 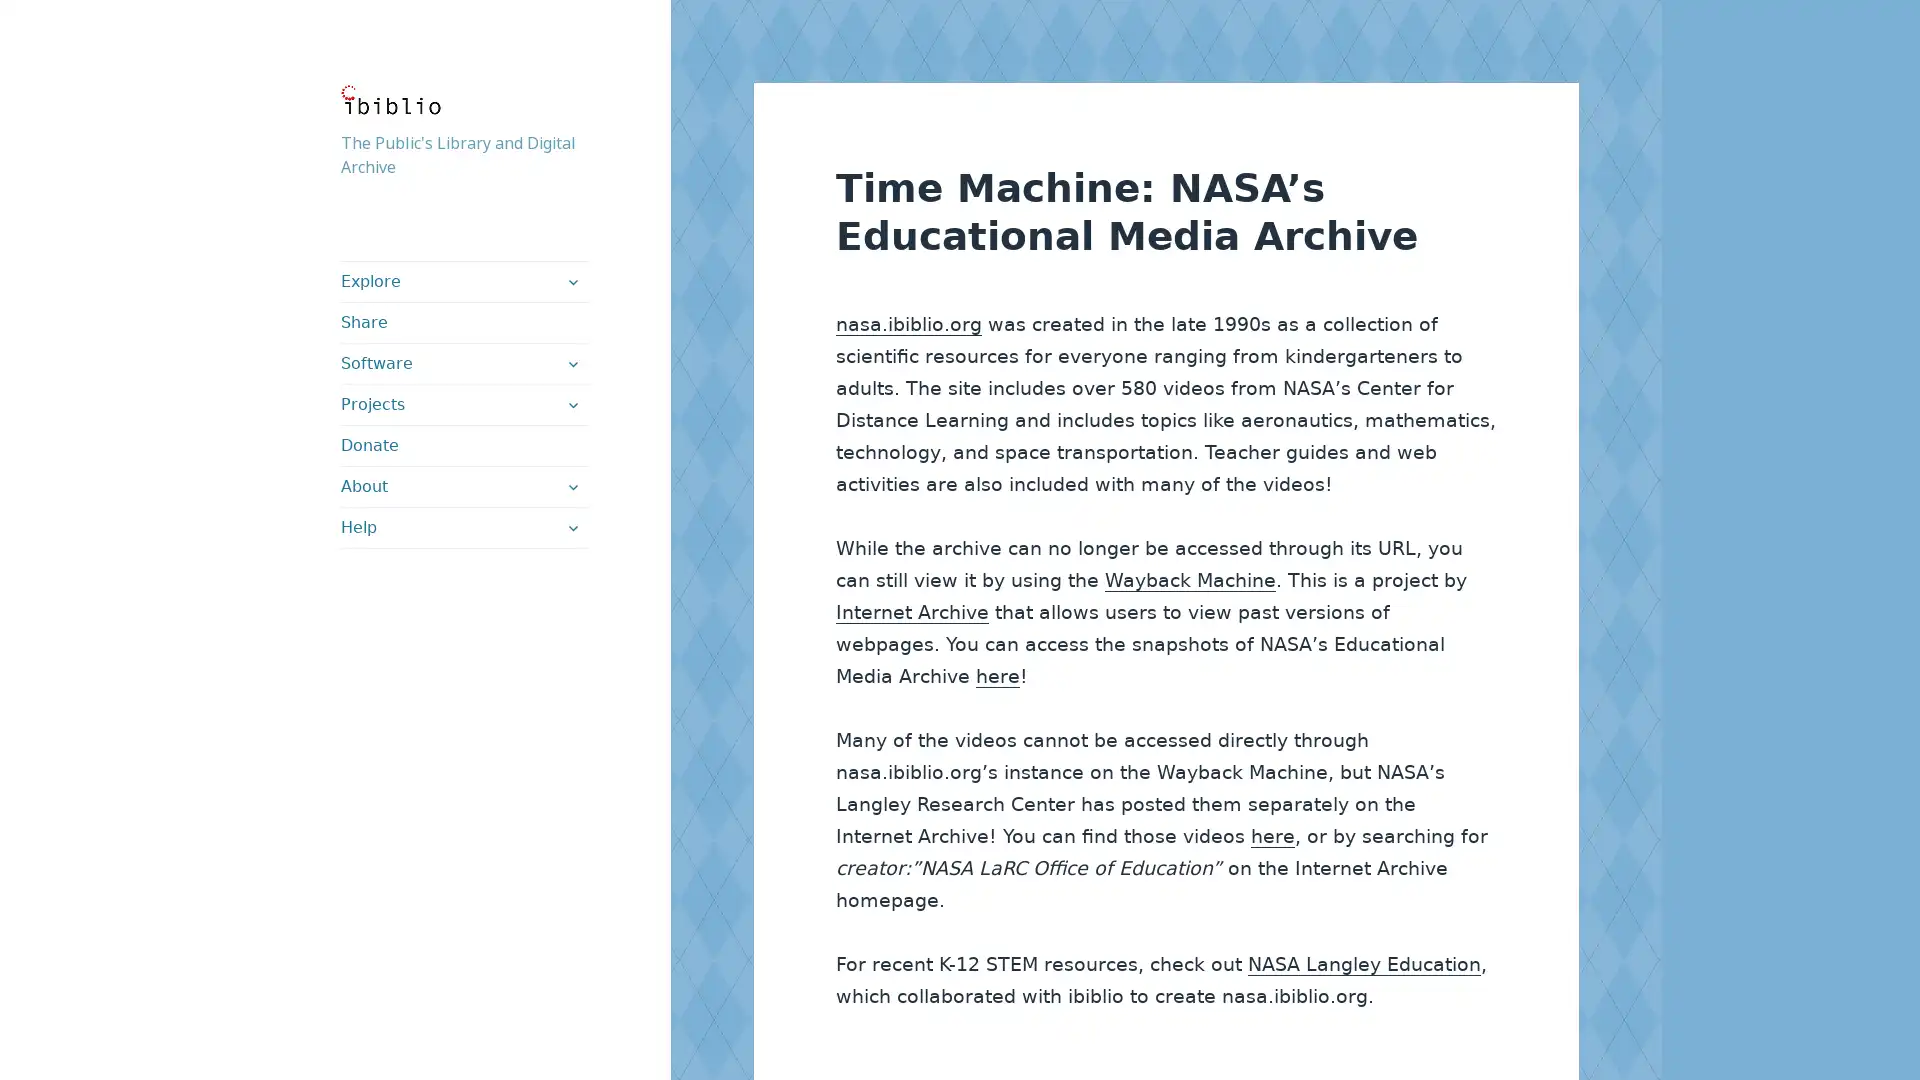 I want to click on expand child menu, so click(x=570, y=405).